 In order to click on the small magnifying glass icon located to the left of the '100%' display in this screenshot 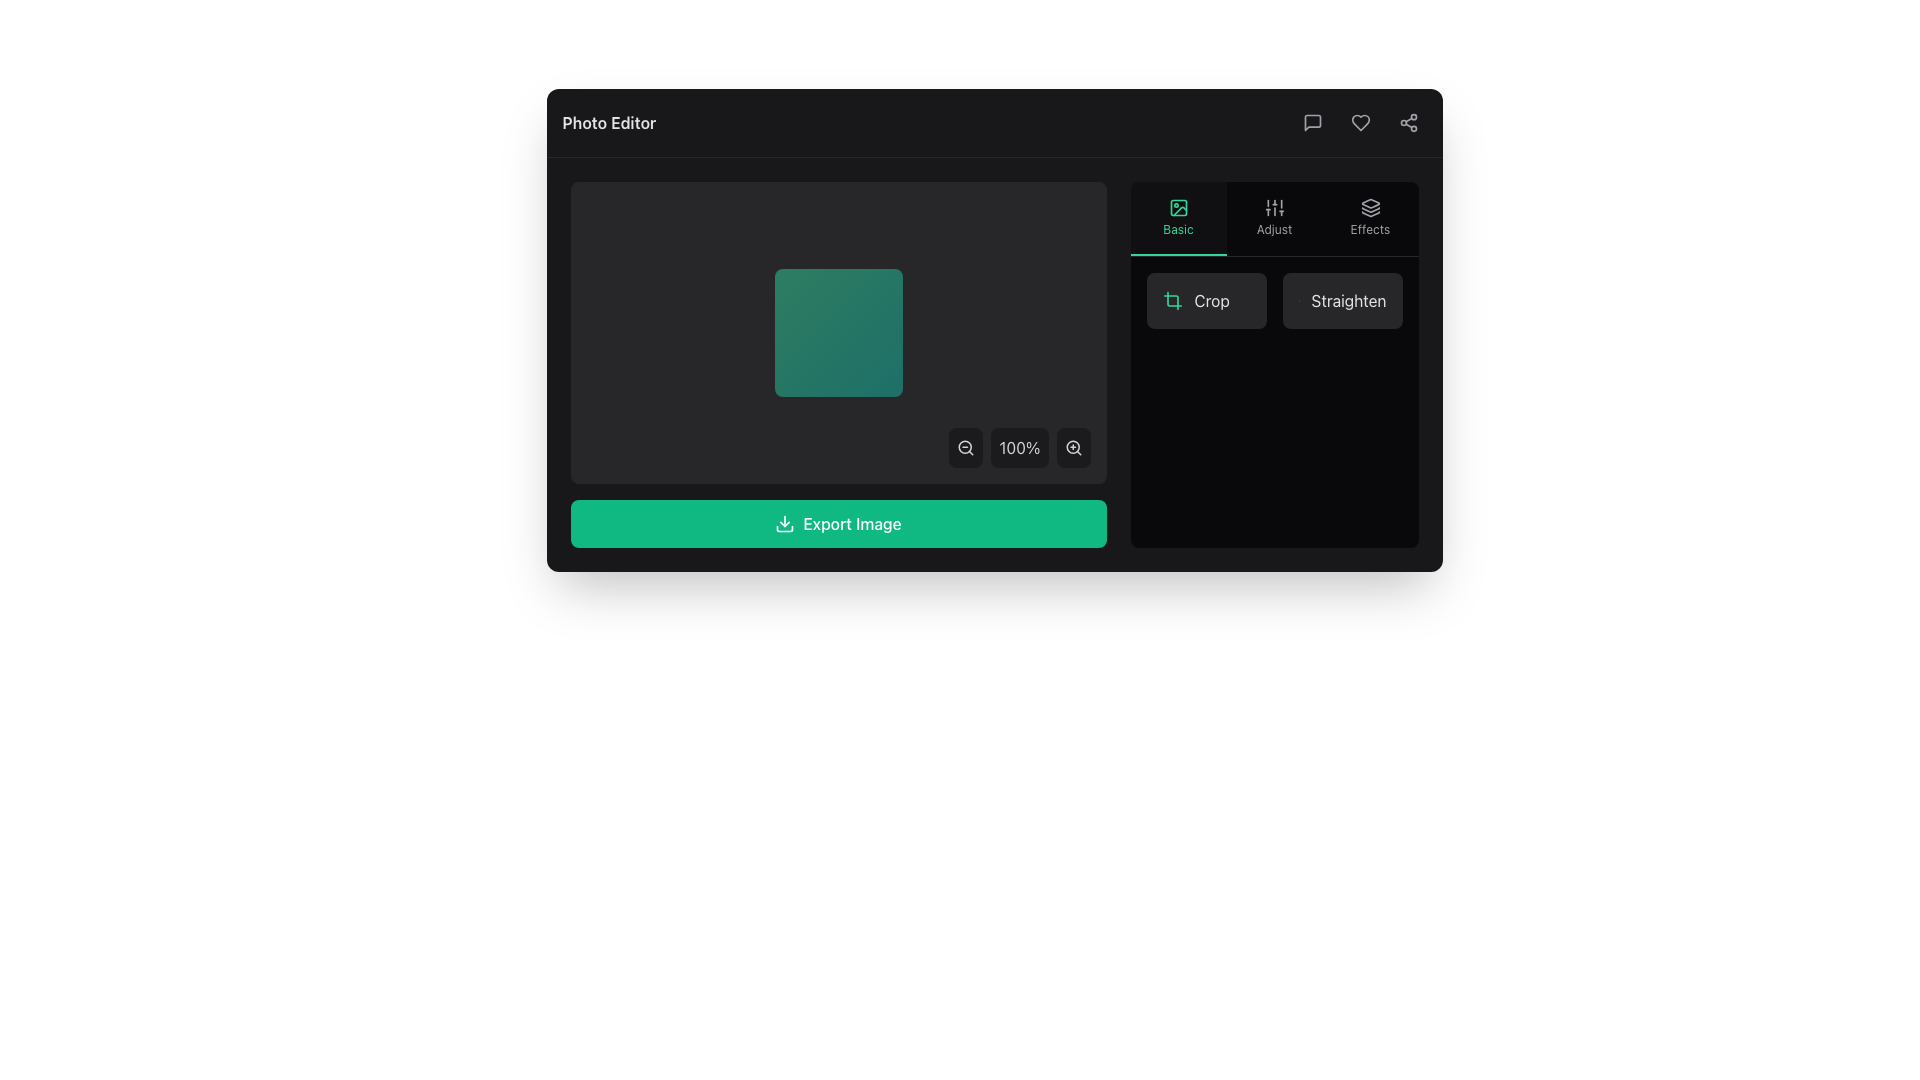, I will do `click(966, 446)`.